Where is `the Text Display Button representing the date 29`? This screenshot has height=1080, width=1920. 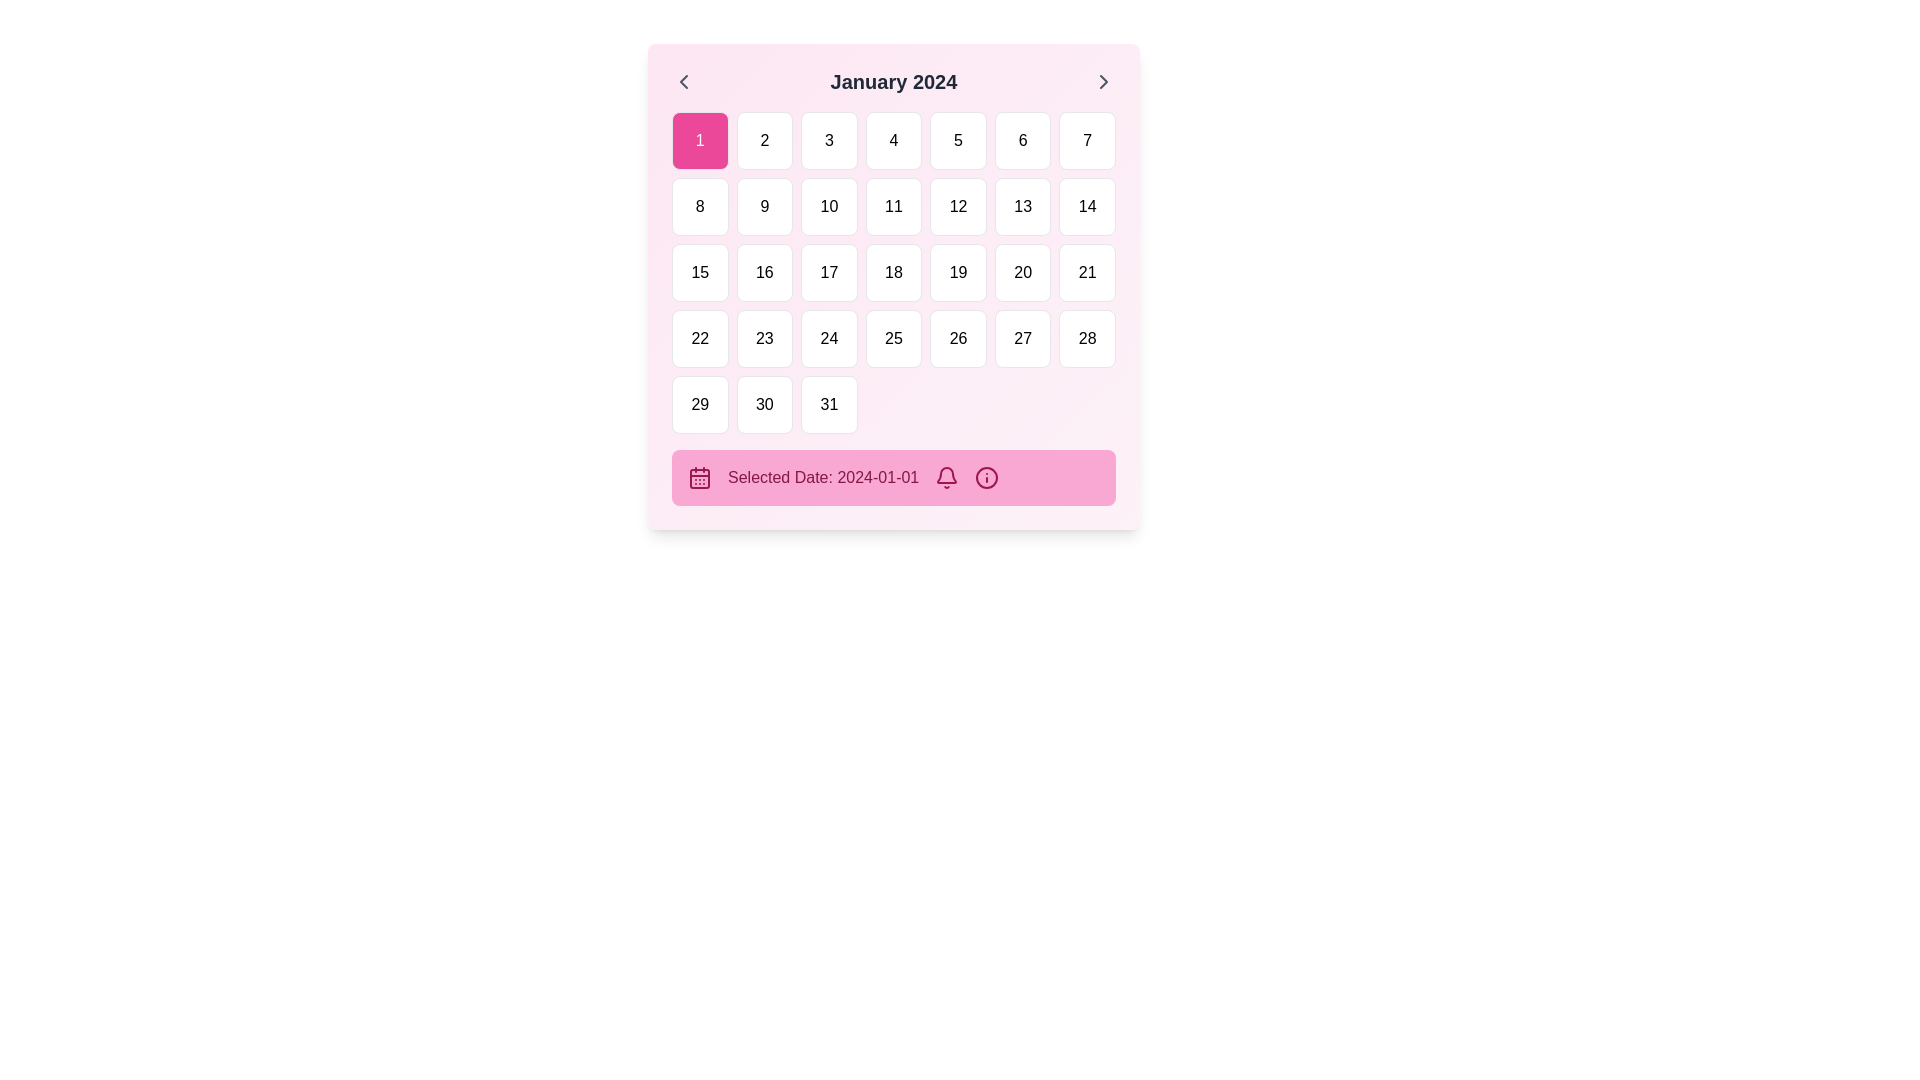 the Text Display Button representing the date 29 is located at coordinates (700, 405).